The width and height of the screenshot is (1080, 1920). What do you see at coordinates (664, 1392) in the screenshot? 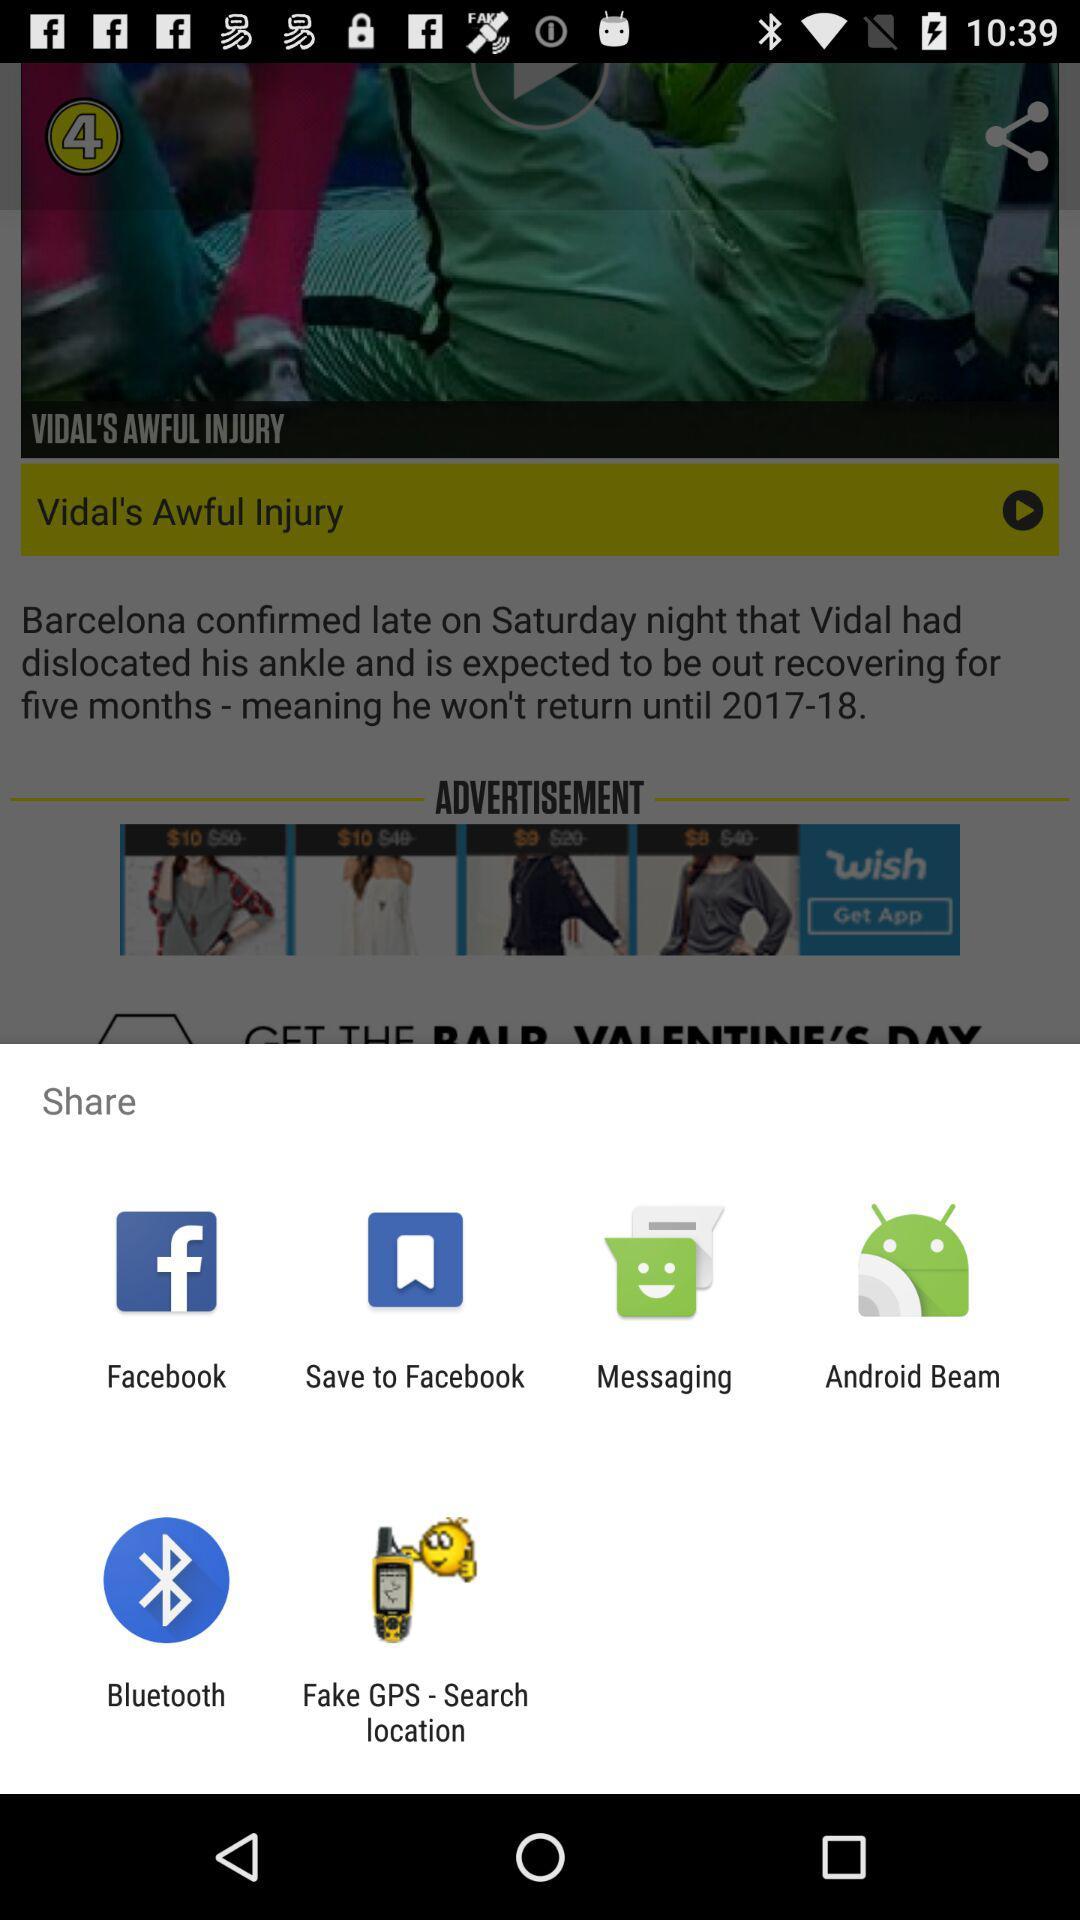
I see `the icon next to android beam` at bounding box center [664, 1392].